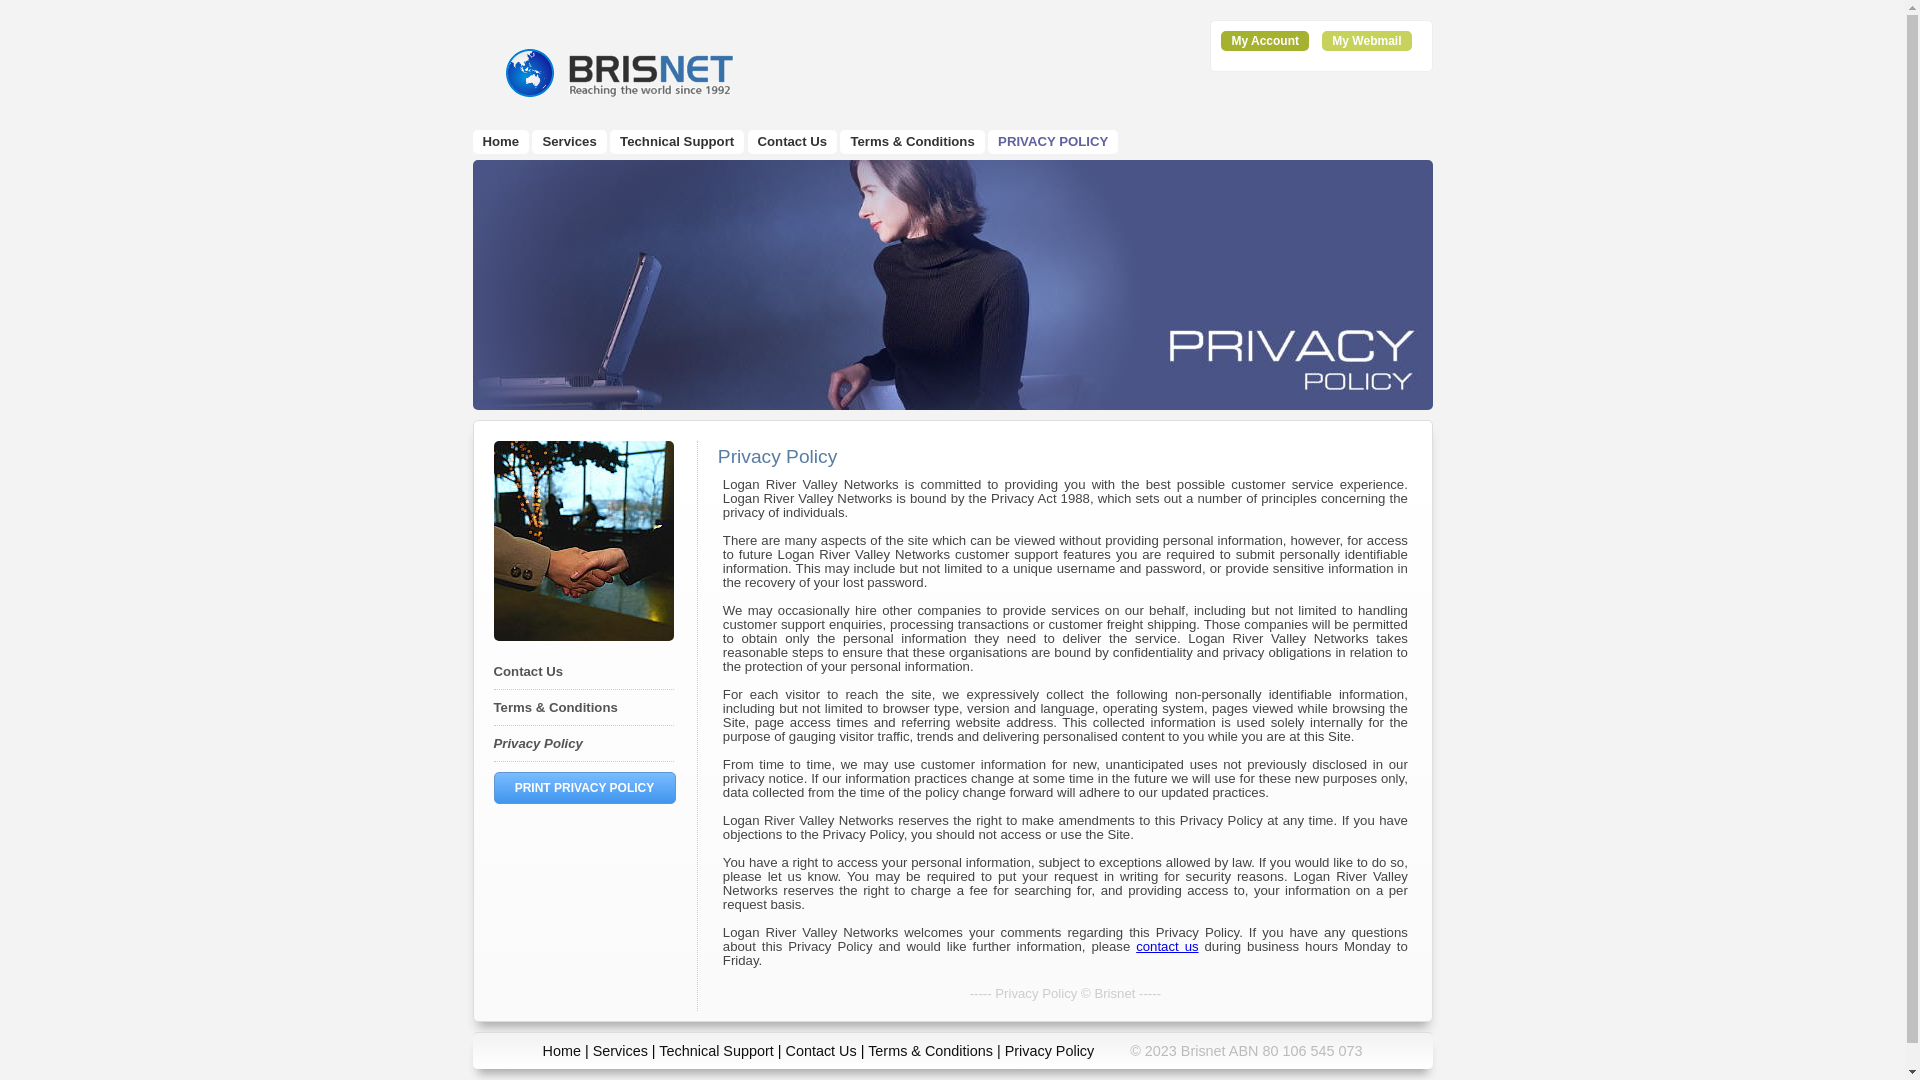 This screenshot has height=1080, width=1920. Describe the element at coordinates (481, 140) in the screenshot. I see `'Home'` at that location.